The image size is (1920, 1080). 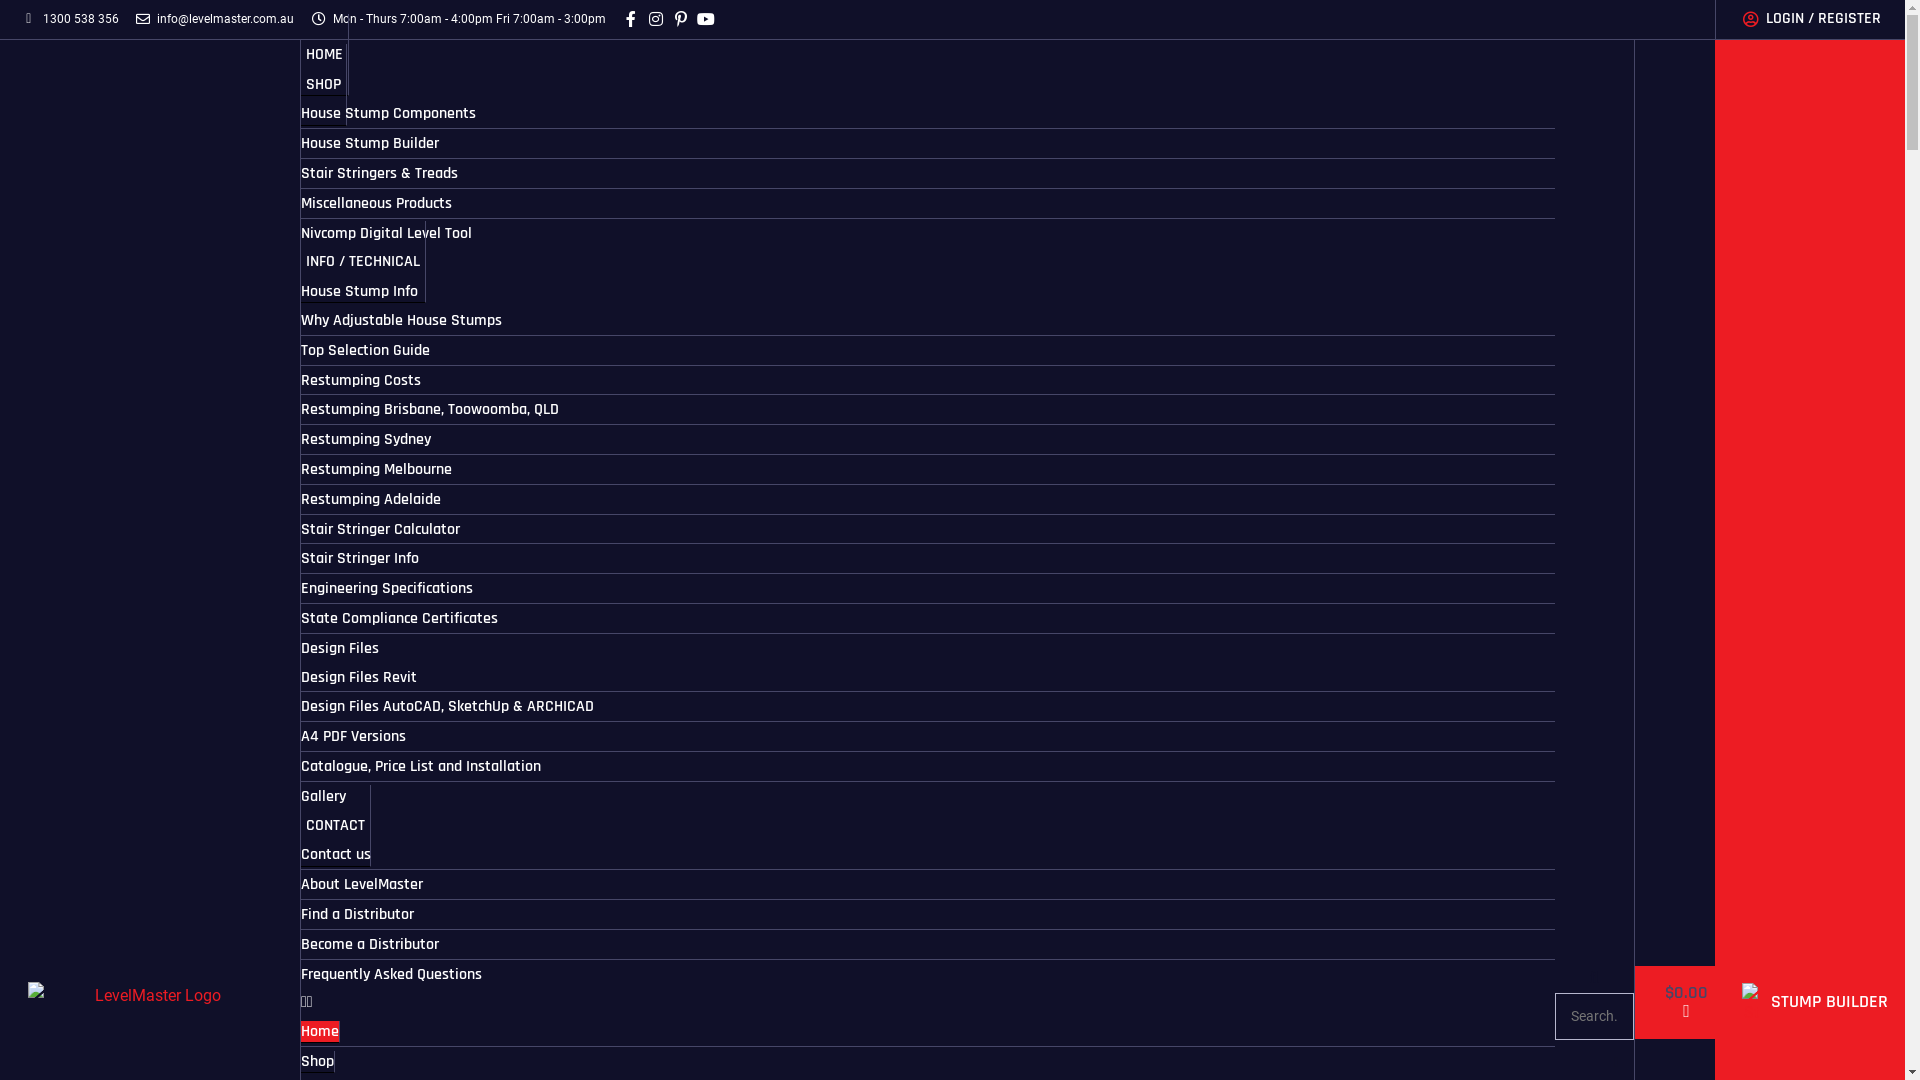 What do you see at coordinates (359, 291) in the screenshot?
I see `'House Stump Info'` at bounding box center [359, 291].